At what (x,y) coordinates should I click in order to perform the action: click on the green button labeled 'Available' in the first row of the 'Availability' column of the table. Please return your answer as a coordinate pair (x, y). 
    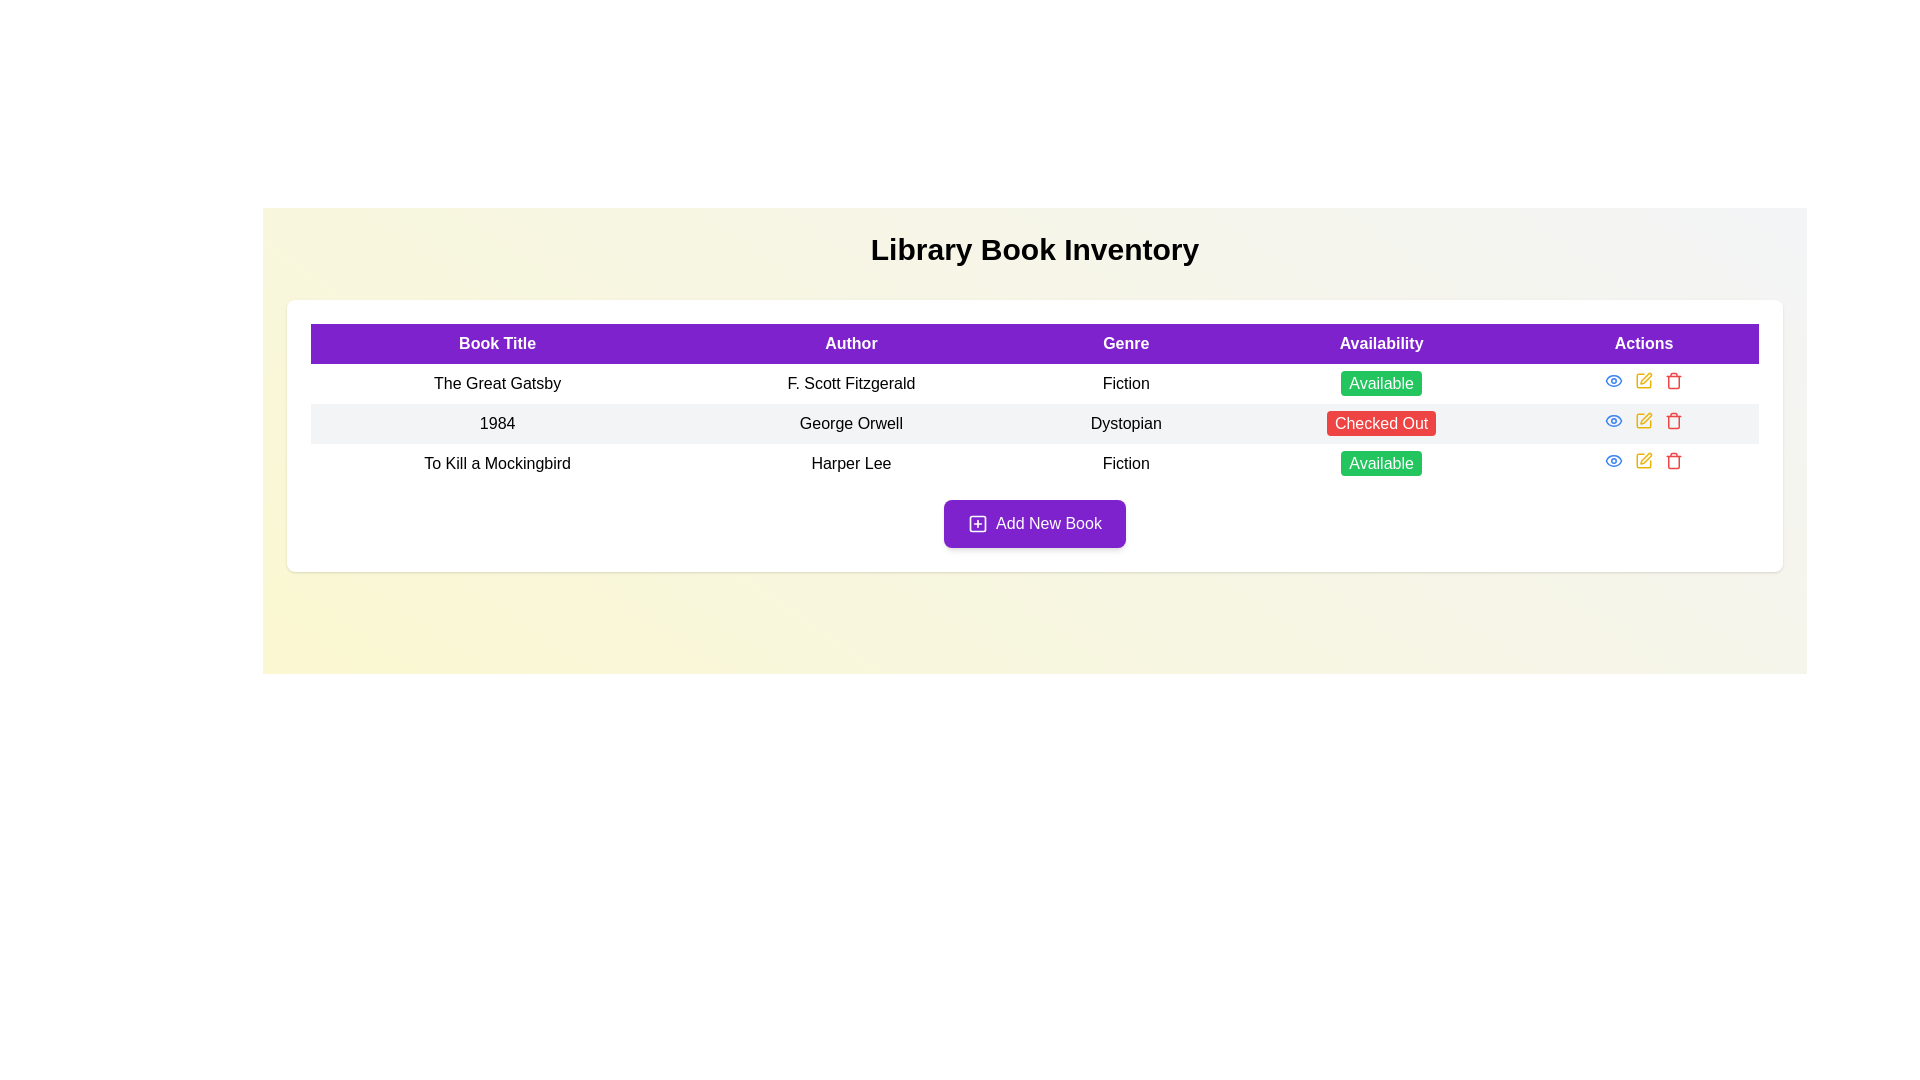
    Looking at the image, I should click on (1380, 383).